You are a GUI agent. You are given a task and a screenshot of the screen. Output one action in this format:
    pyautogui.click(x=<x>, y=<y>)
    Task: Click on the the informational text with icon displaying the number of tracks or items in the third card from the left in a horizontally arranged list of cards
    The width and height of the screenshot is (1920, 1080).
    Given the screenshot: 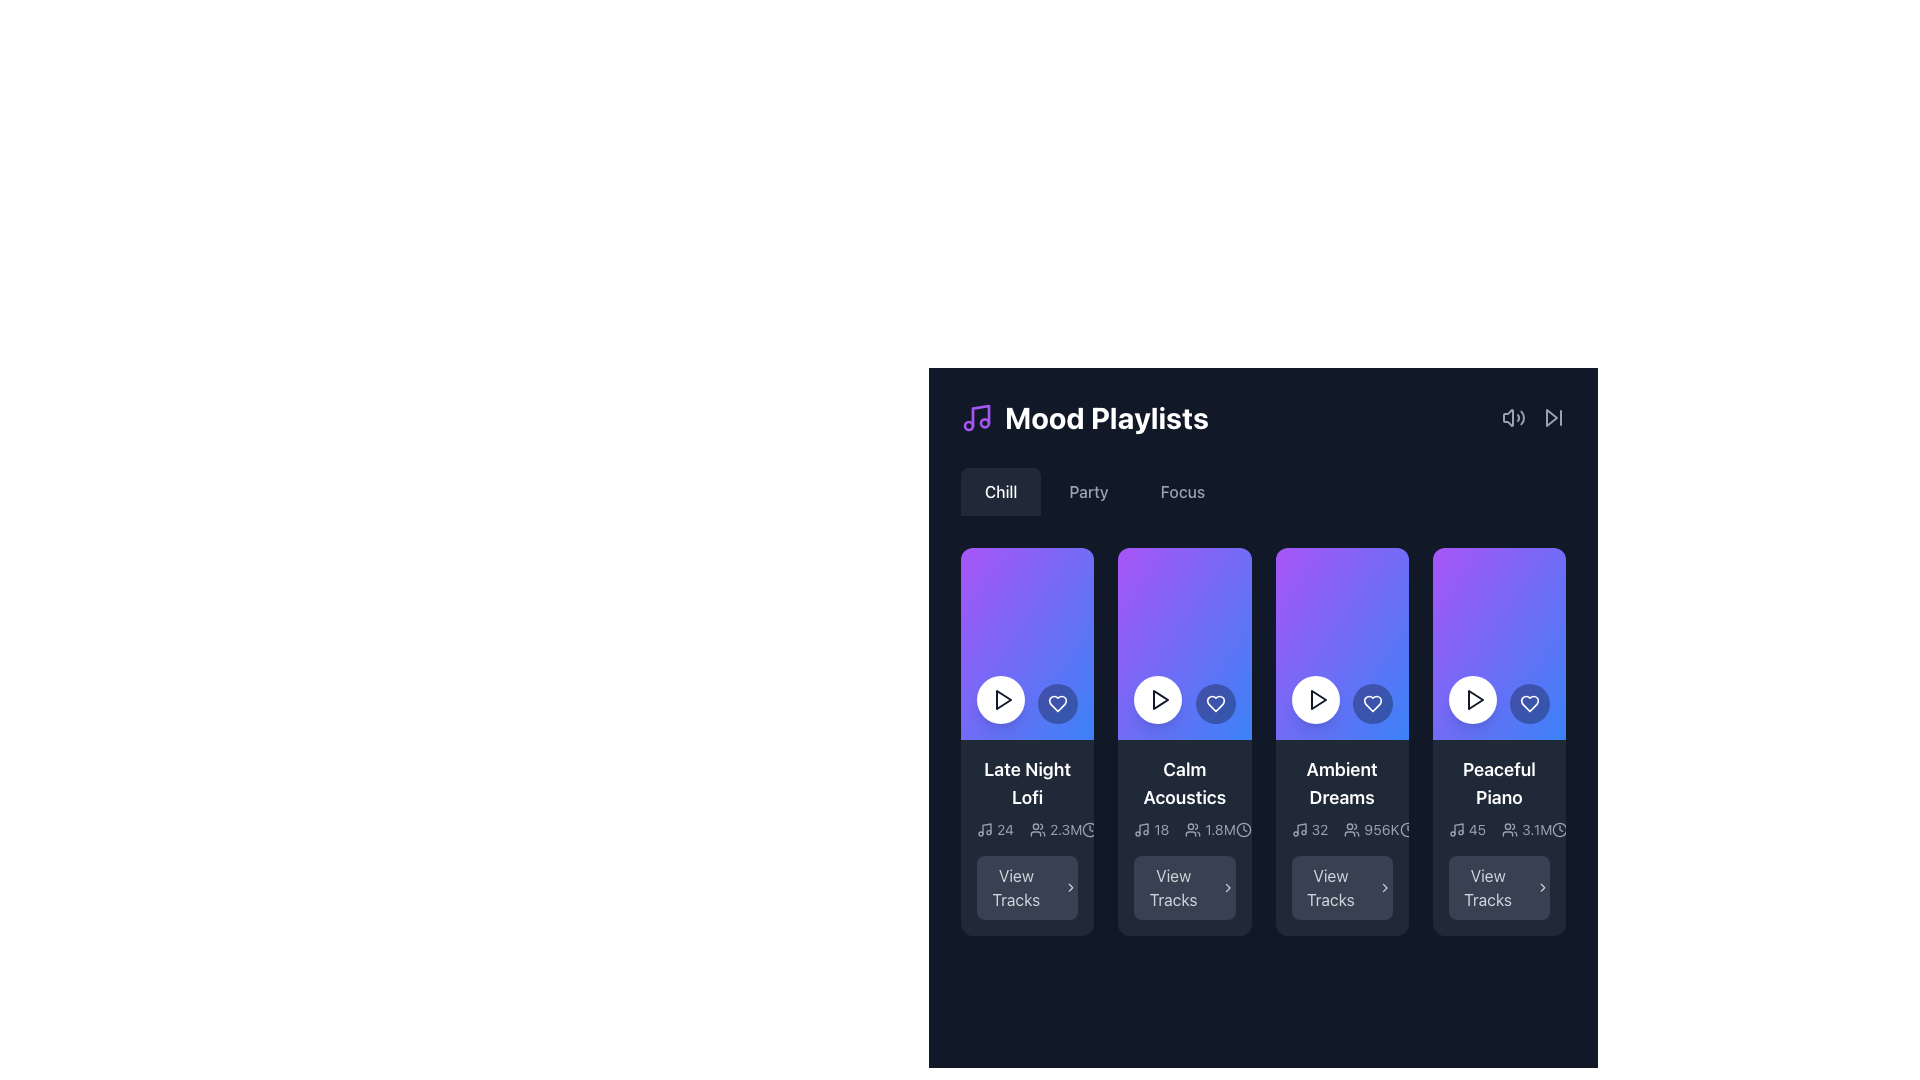 What is the action you would take?
    pyautogui.click(x=1310, y=829)
    